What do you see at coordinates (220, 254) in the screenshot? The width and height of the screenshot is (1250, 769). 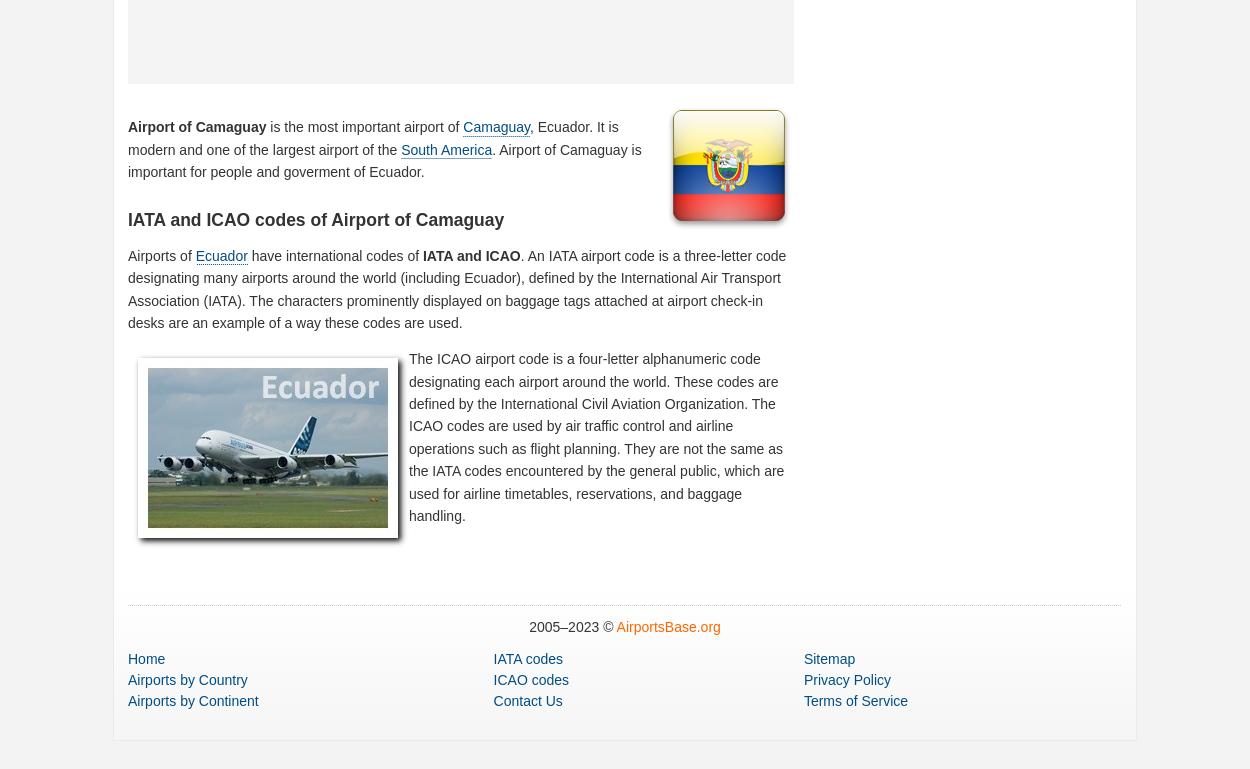 I see `'Ecuador'` at bounding box center [220, 254].